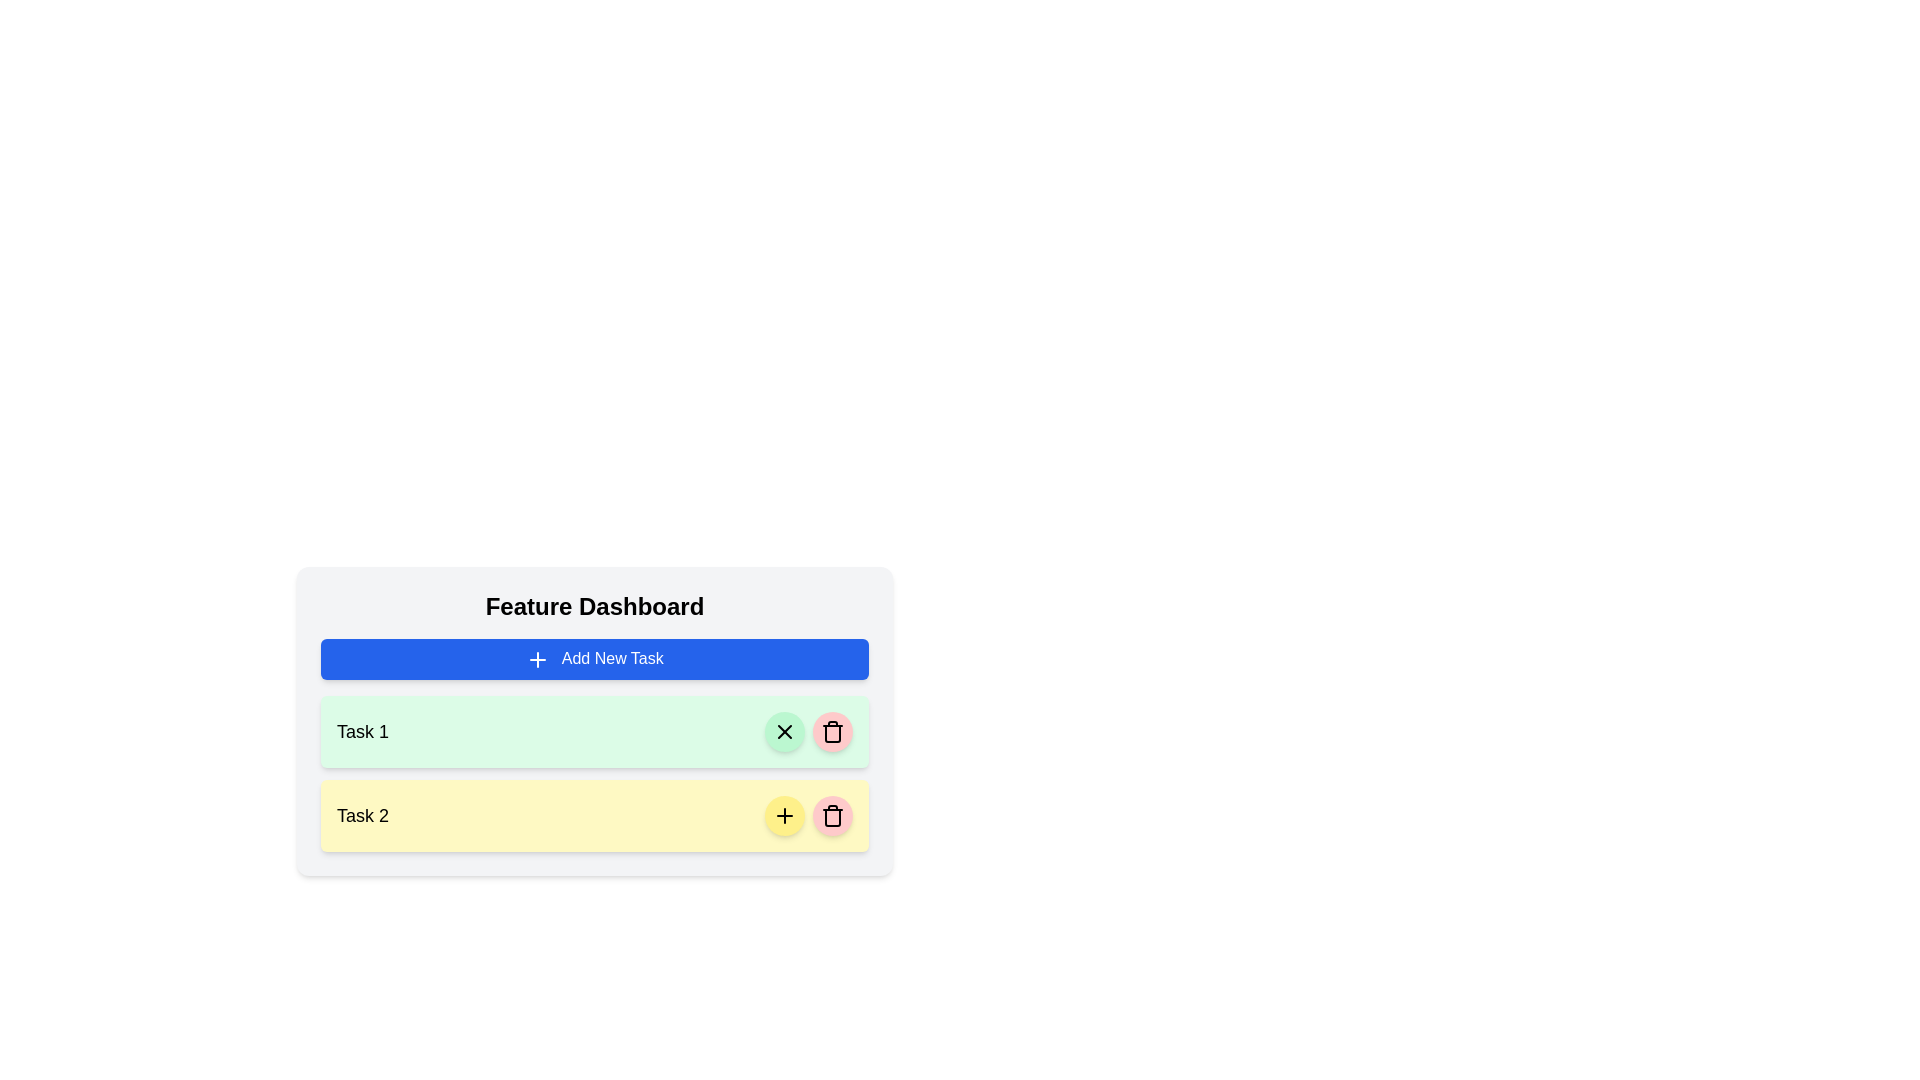 The height and width of the screenshot is (1080, 1920). What do you see at coordinates (833, 814) in the screenshot?
I see `the rounded red delete button with a trash bin icon located on the right side of the yellow task item in the task list` at bounding box center [833, 814].